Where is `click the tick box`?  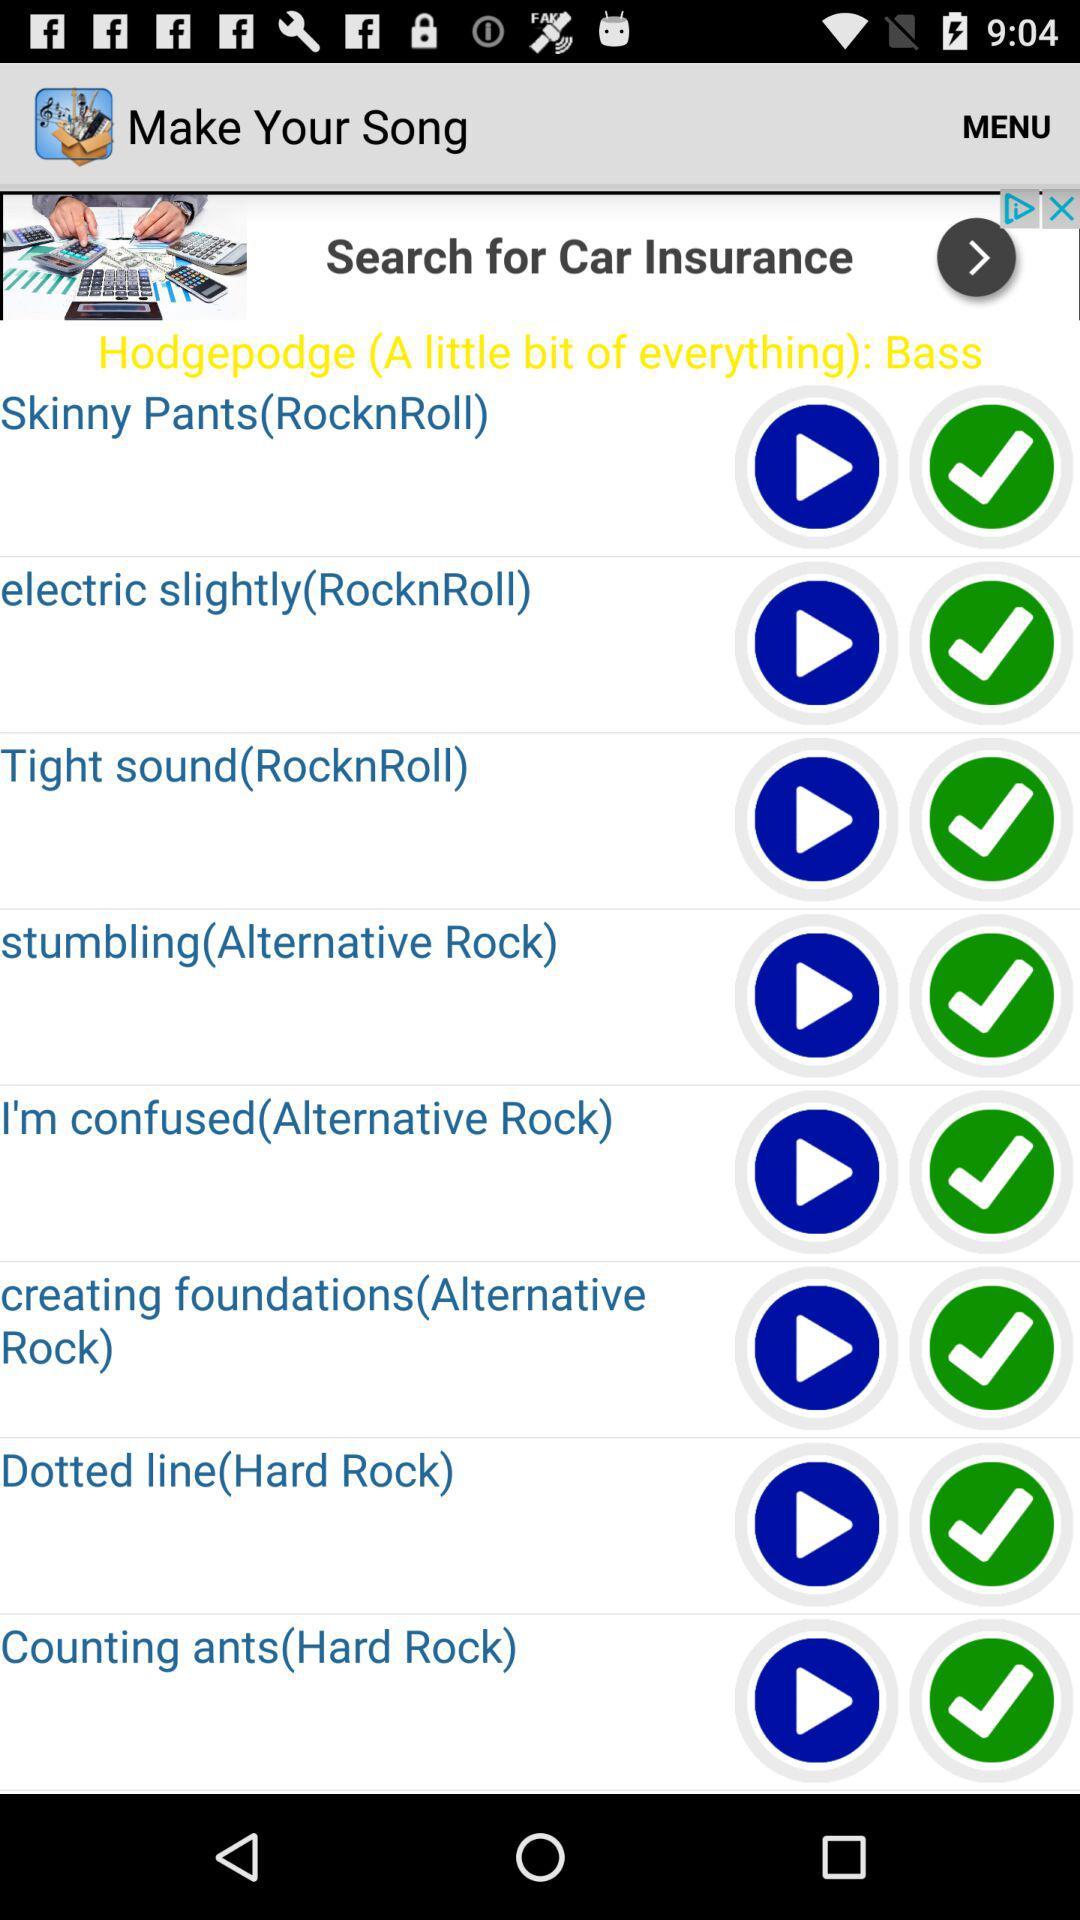
click the tick box is located at coordinates (992, 644).